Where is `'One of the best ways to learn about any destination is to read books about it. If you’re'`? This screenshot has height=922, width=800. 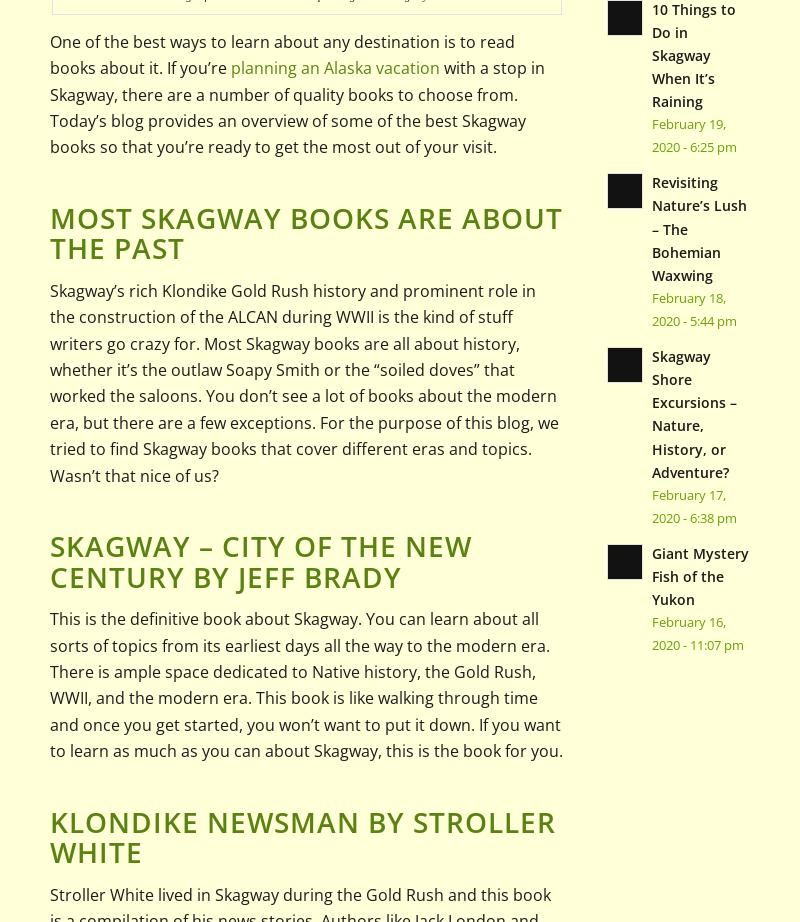 'One of the best ways to learn about any destination is to read books about it. If you’re' is located at coordinates (282, 54).